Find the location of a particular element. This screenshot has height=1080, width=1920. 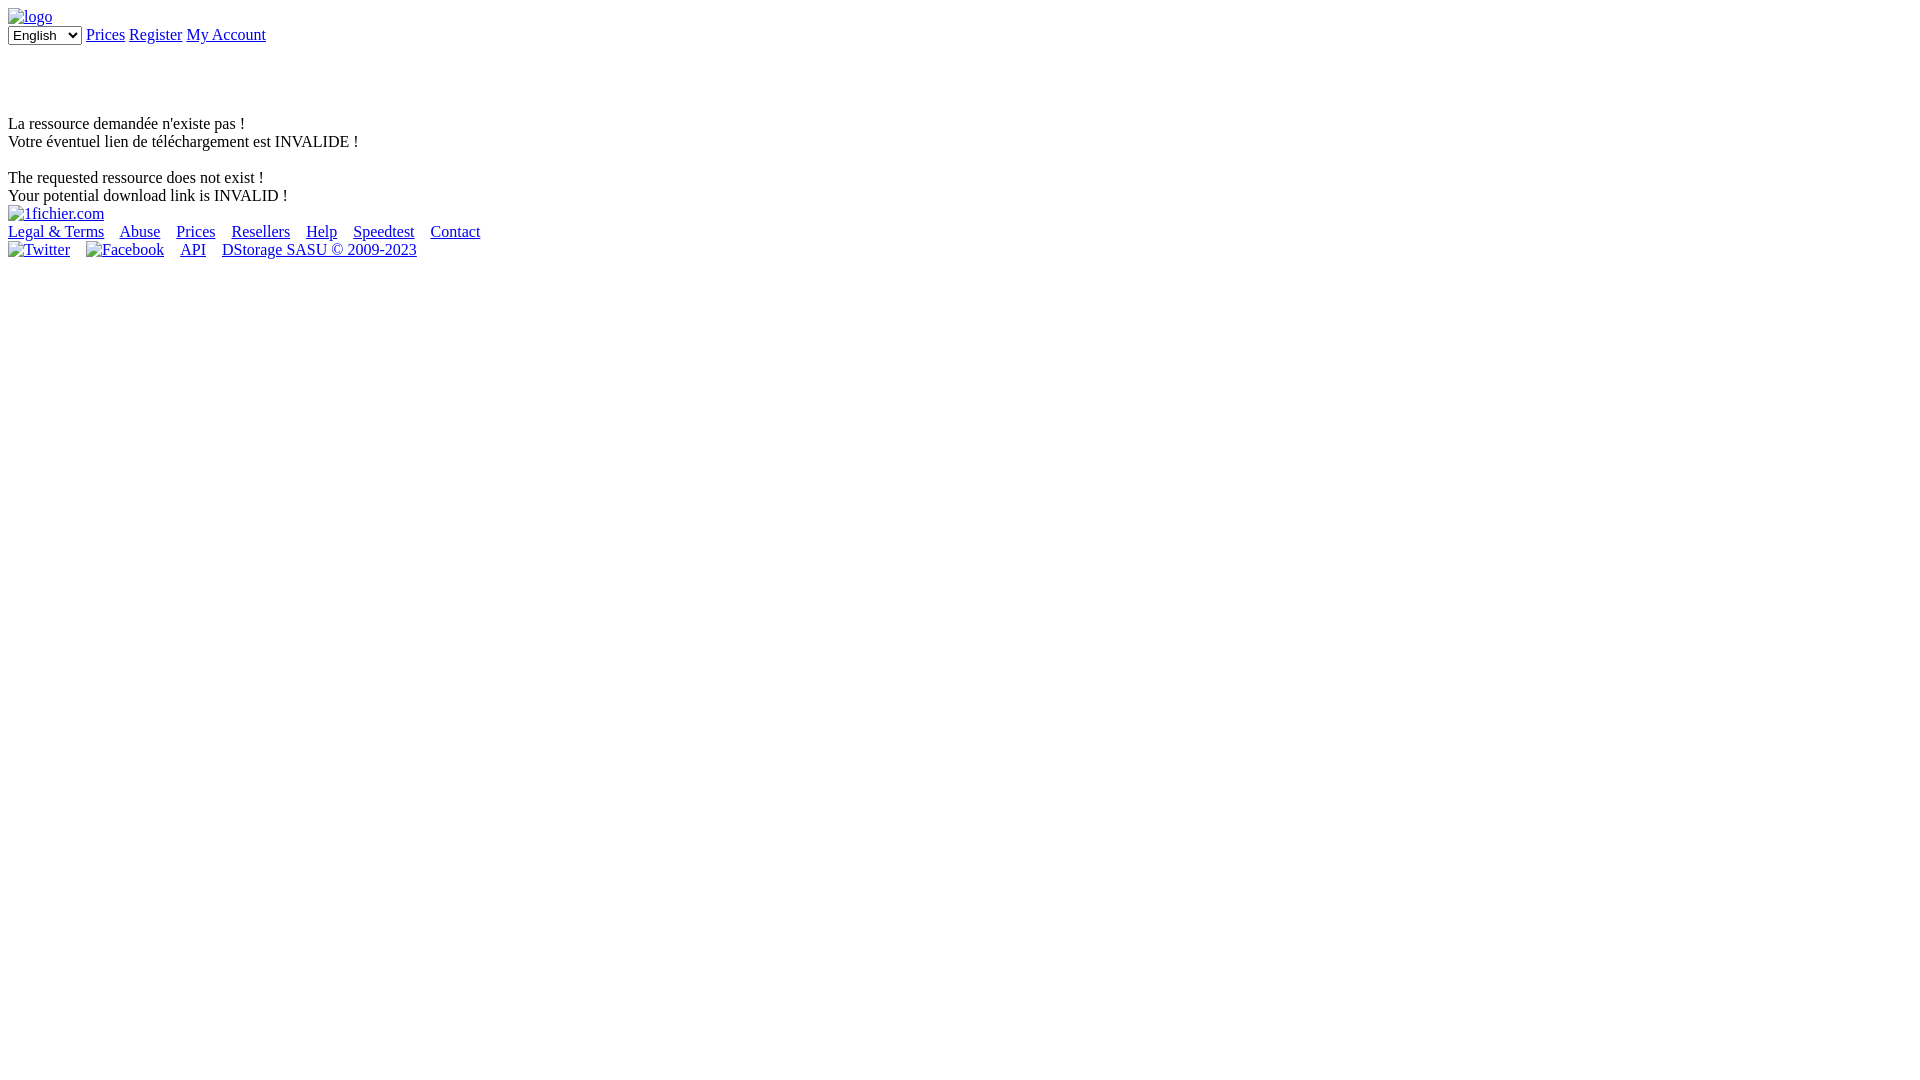

'Back to home page' is located at coordinates (8, 213).